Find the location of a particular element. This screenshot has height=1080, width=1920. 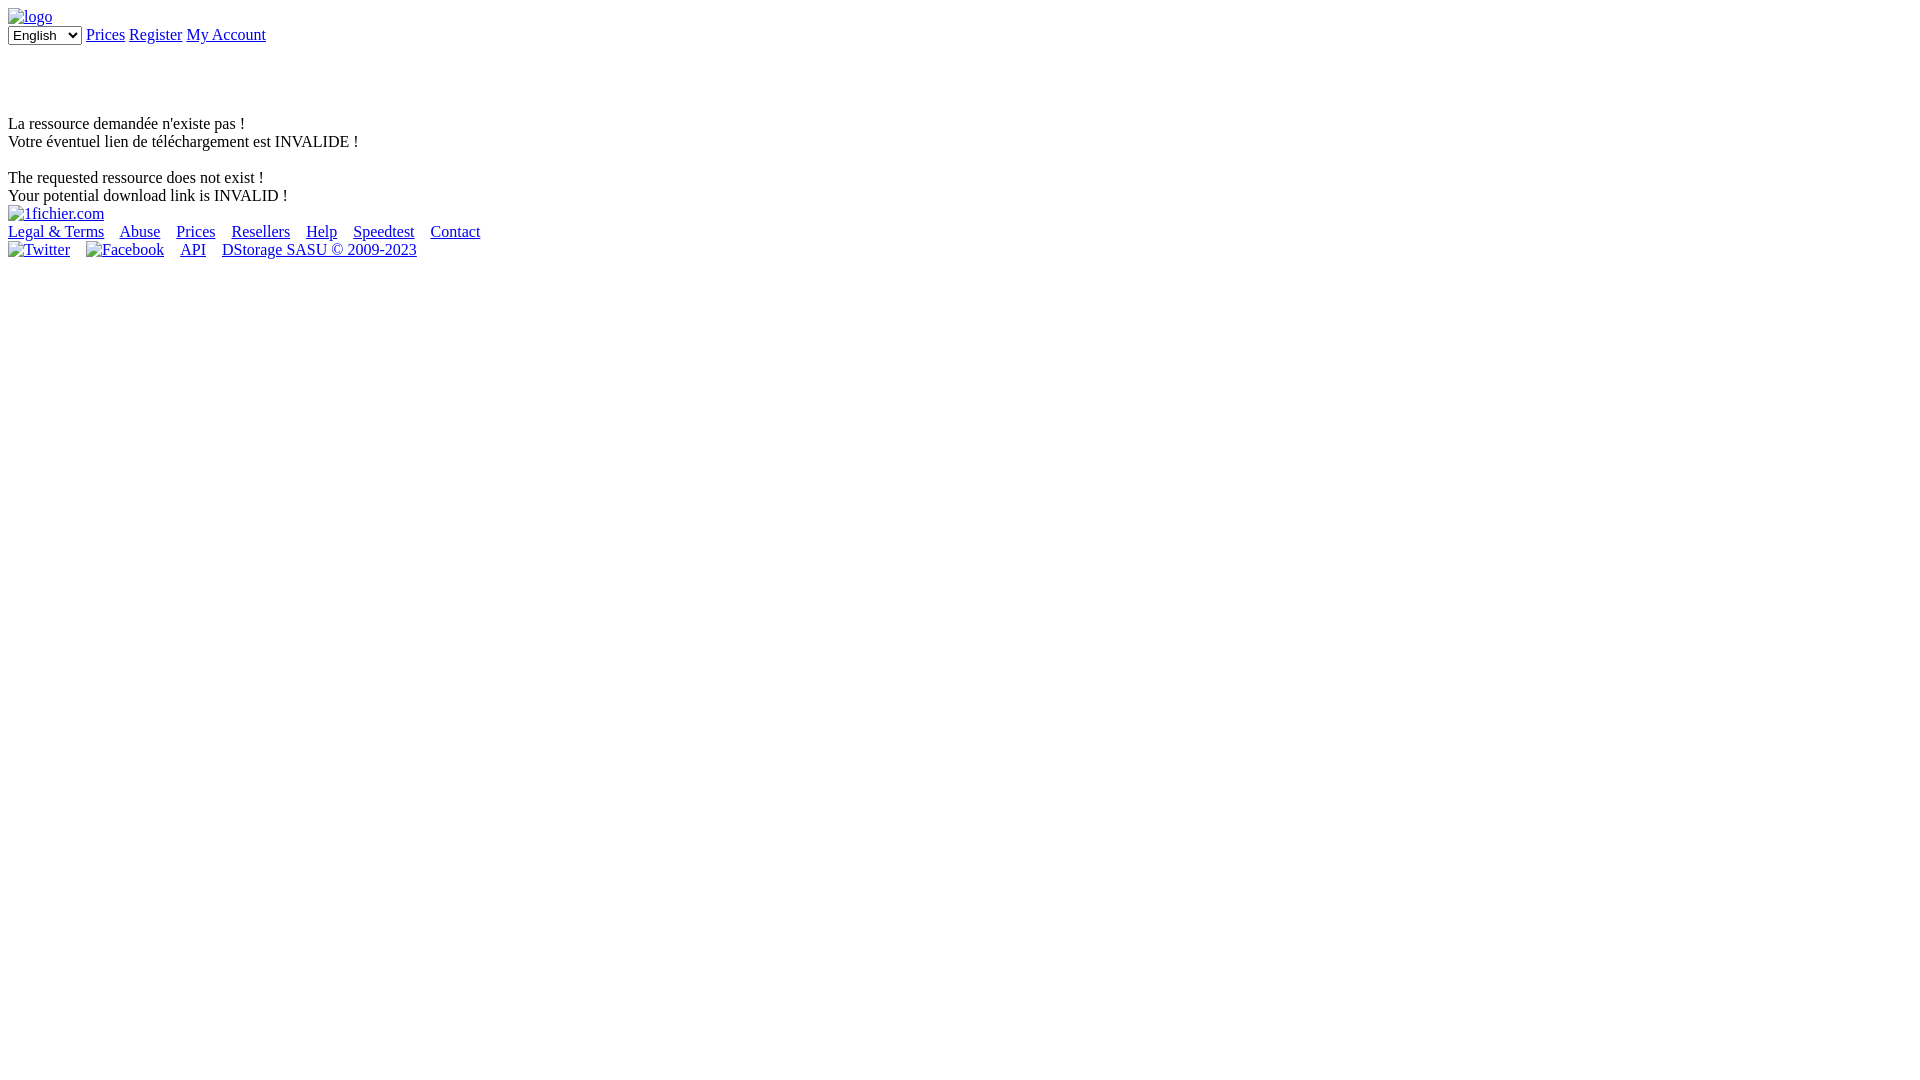

'Back to home page' is located at coordinates (8, 213).